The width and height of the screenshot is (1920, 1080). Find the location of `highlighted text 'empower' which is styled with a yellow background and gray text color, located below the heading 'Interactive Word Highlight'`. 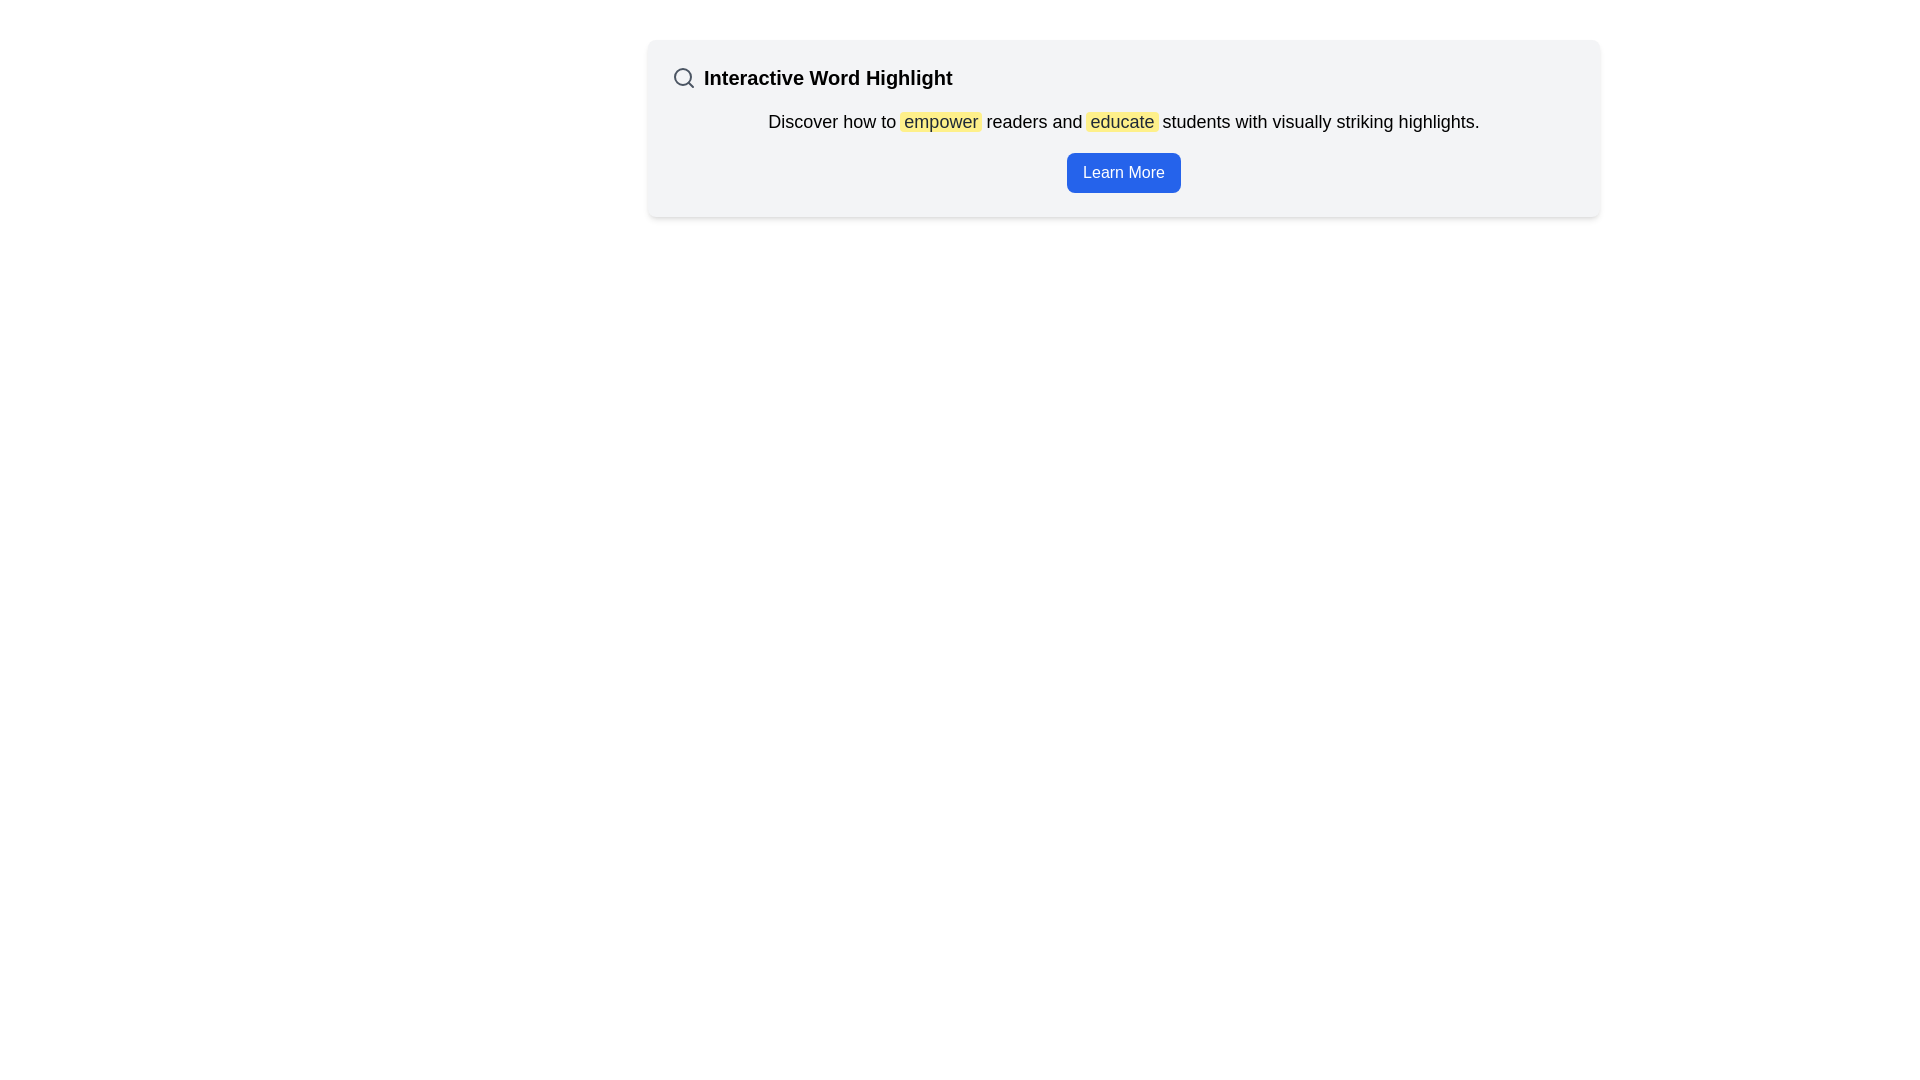

highlighted text 'empower' which is styled with a yellow background and gray text color, located below the heading 'Interactive Word Highlight' is located at coordinates (940, 122).